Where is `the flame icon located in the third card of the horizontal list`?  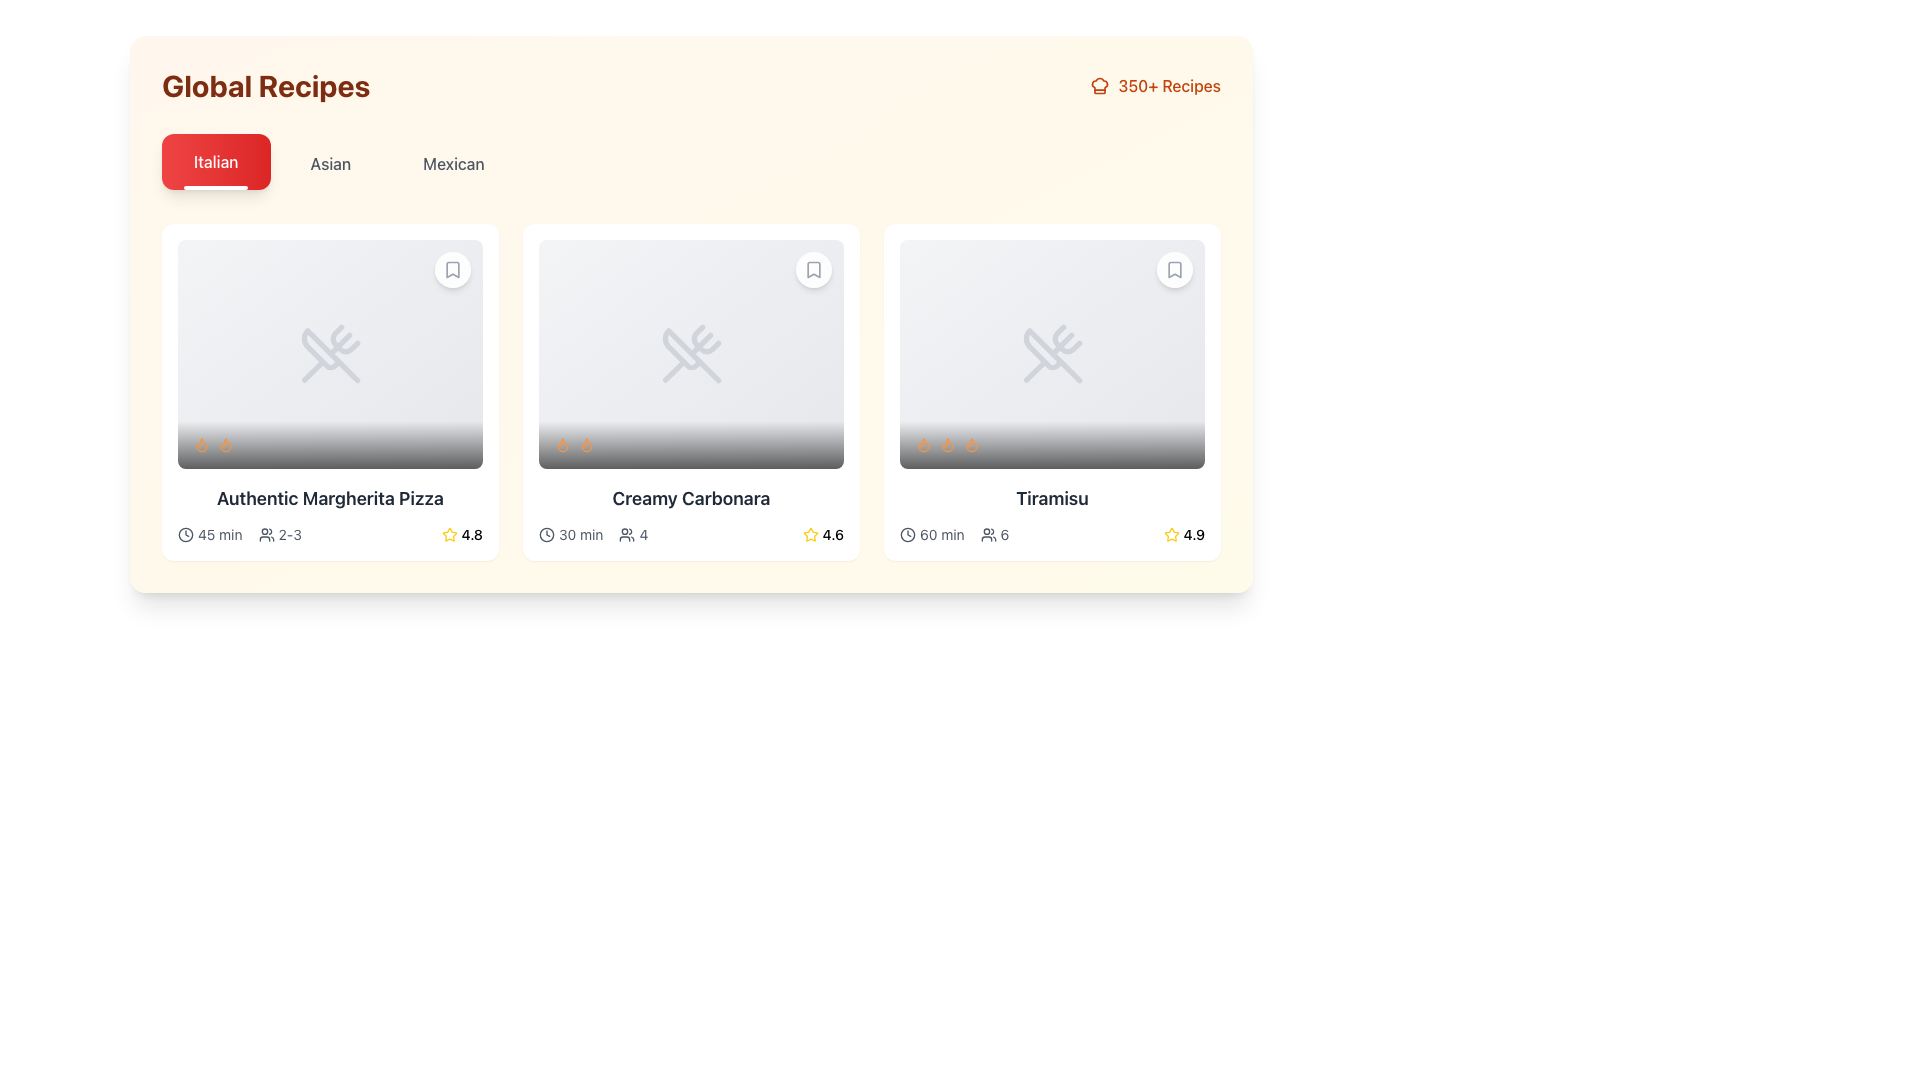 the flame icon located in the third card of the horizontal list is located at coordinates (947, 443).